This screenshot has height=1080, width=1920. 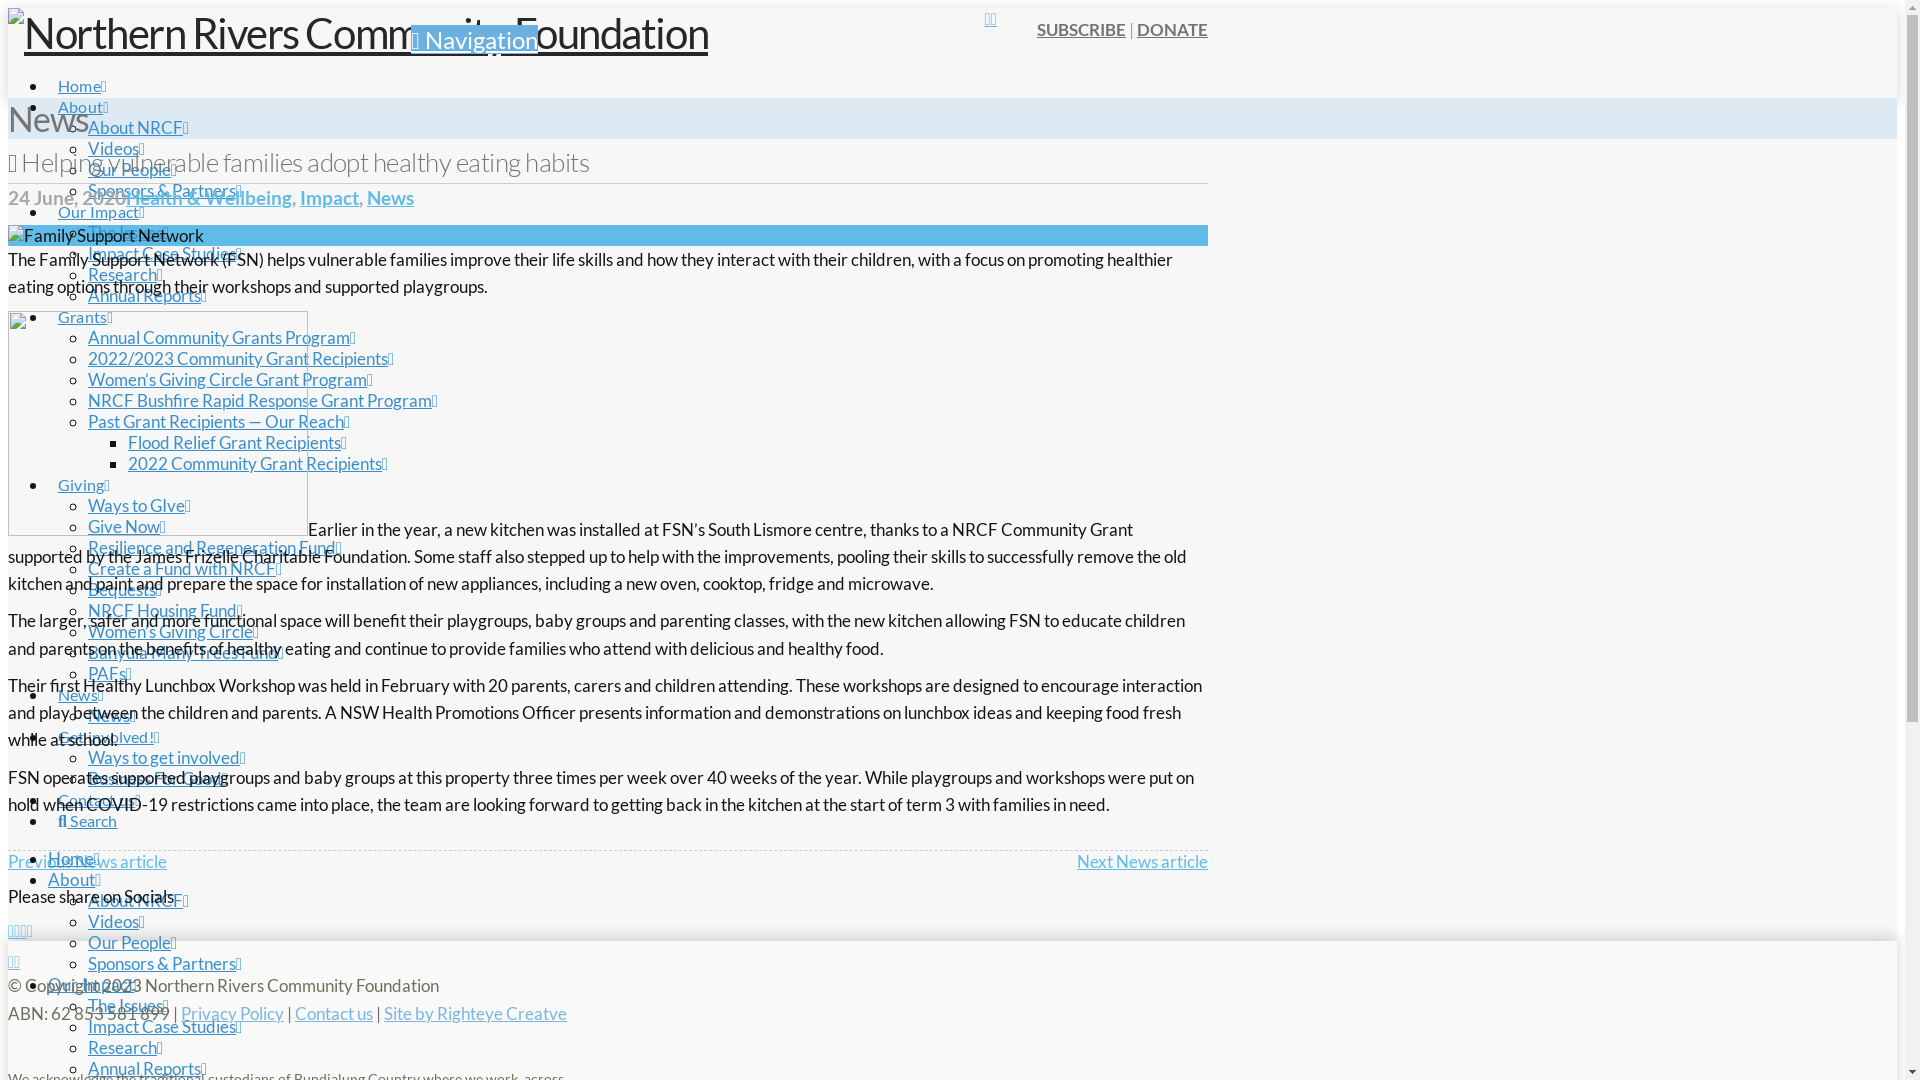 What do you see at coordinates (10, 930) in the screenshot?
I see `'Share on Facebook'` at bounding box center [10, 930].